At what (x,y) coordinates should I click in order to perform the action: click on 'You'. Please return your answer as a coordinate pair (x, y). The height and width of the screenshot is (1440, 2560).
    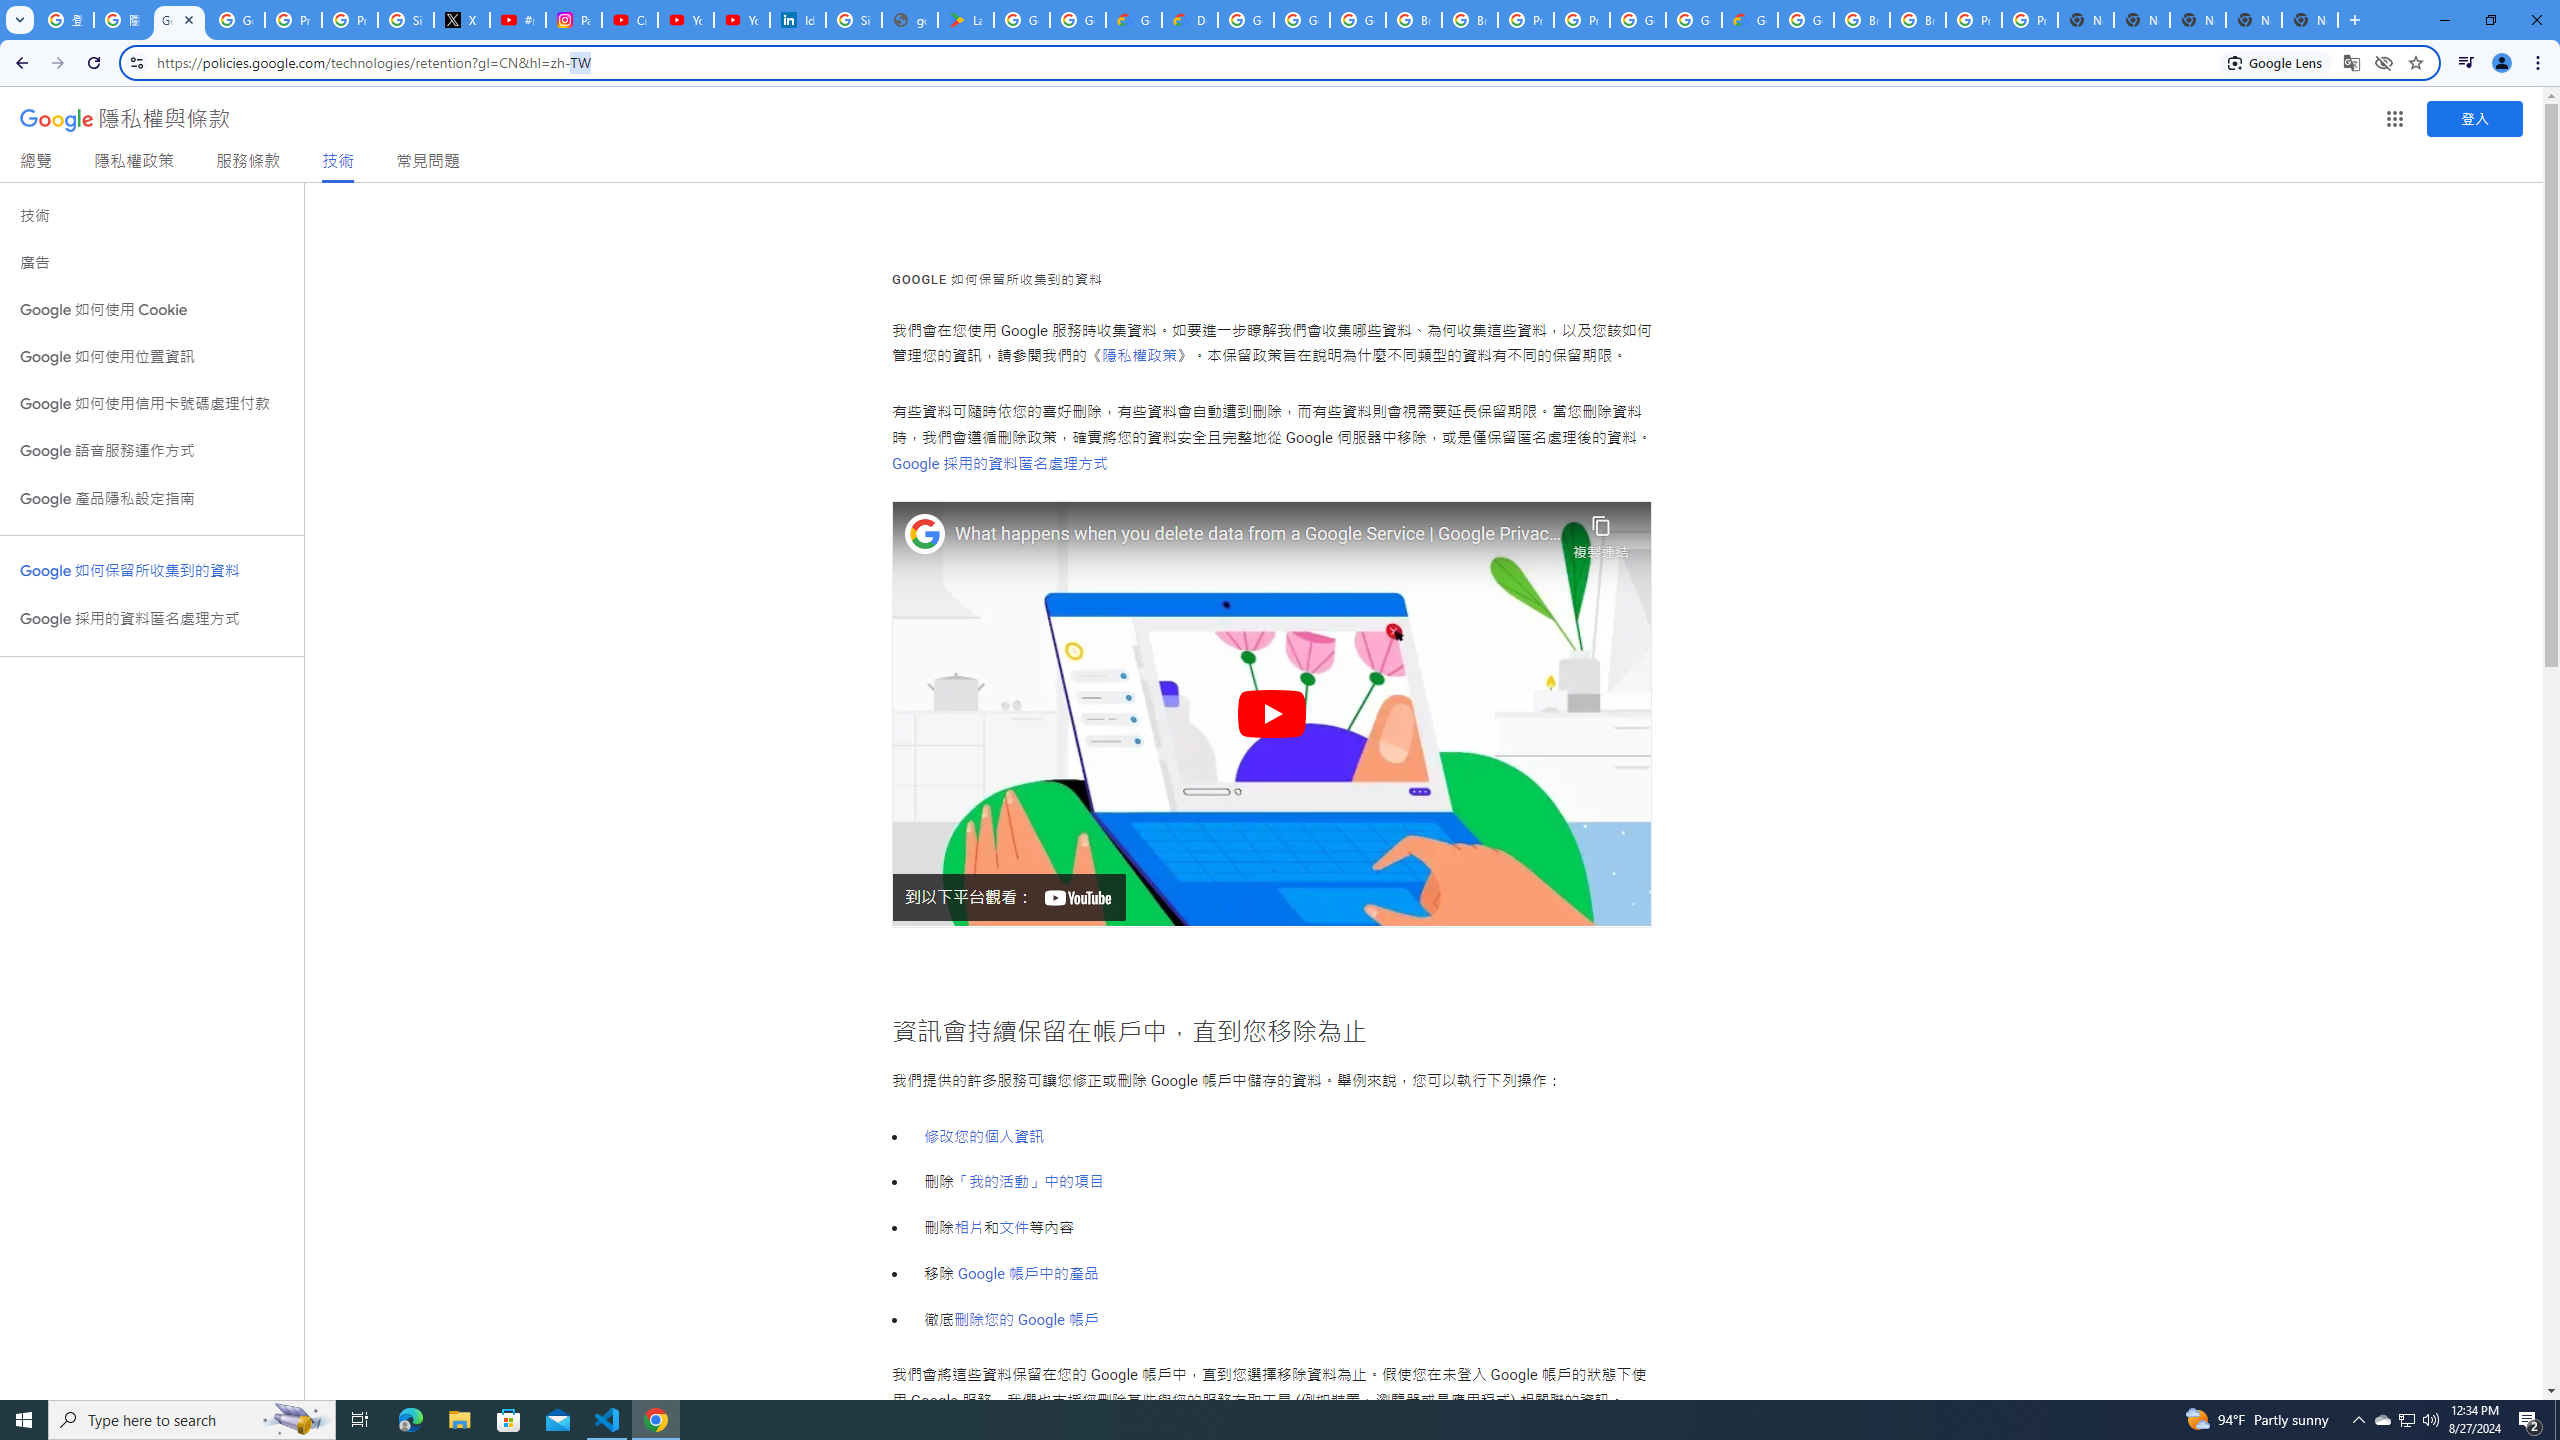
    Looking at the image, I should click on (2502, 62).